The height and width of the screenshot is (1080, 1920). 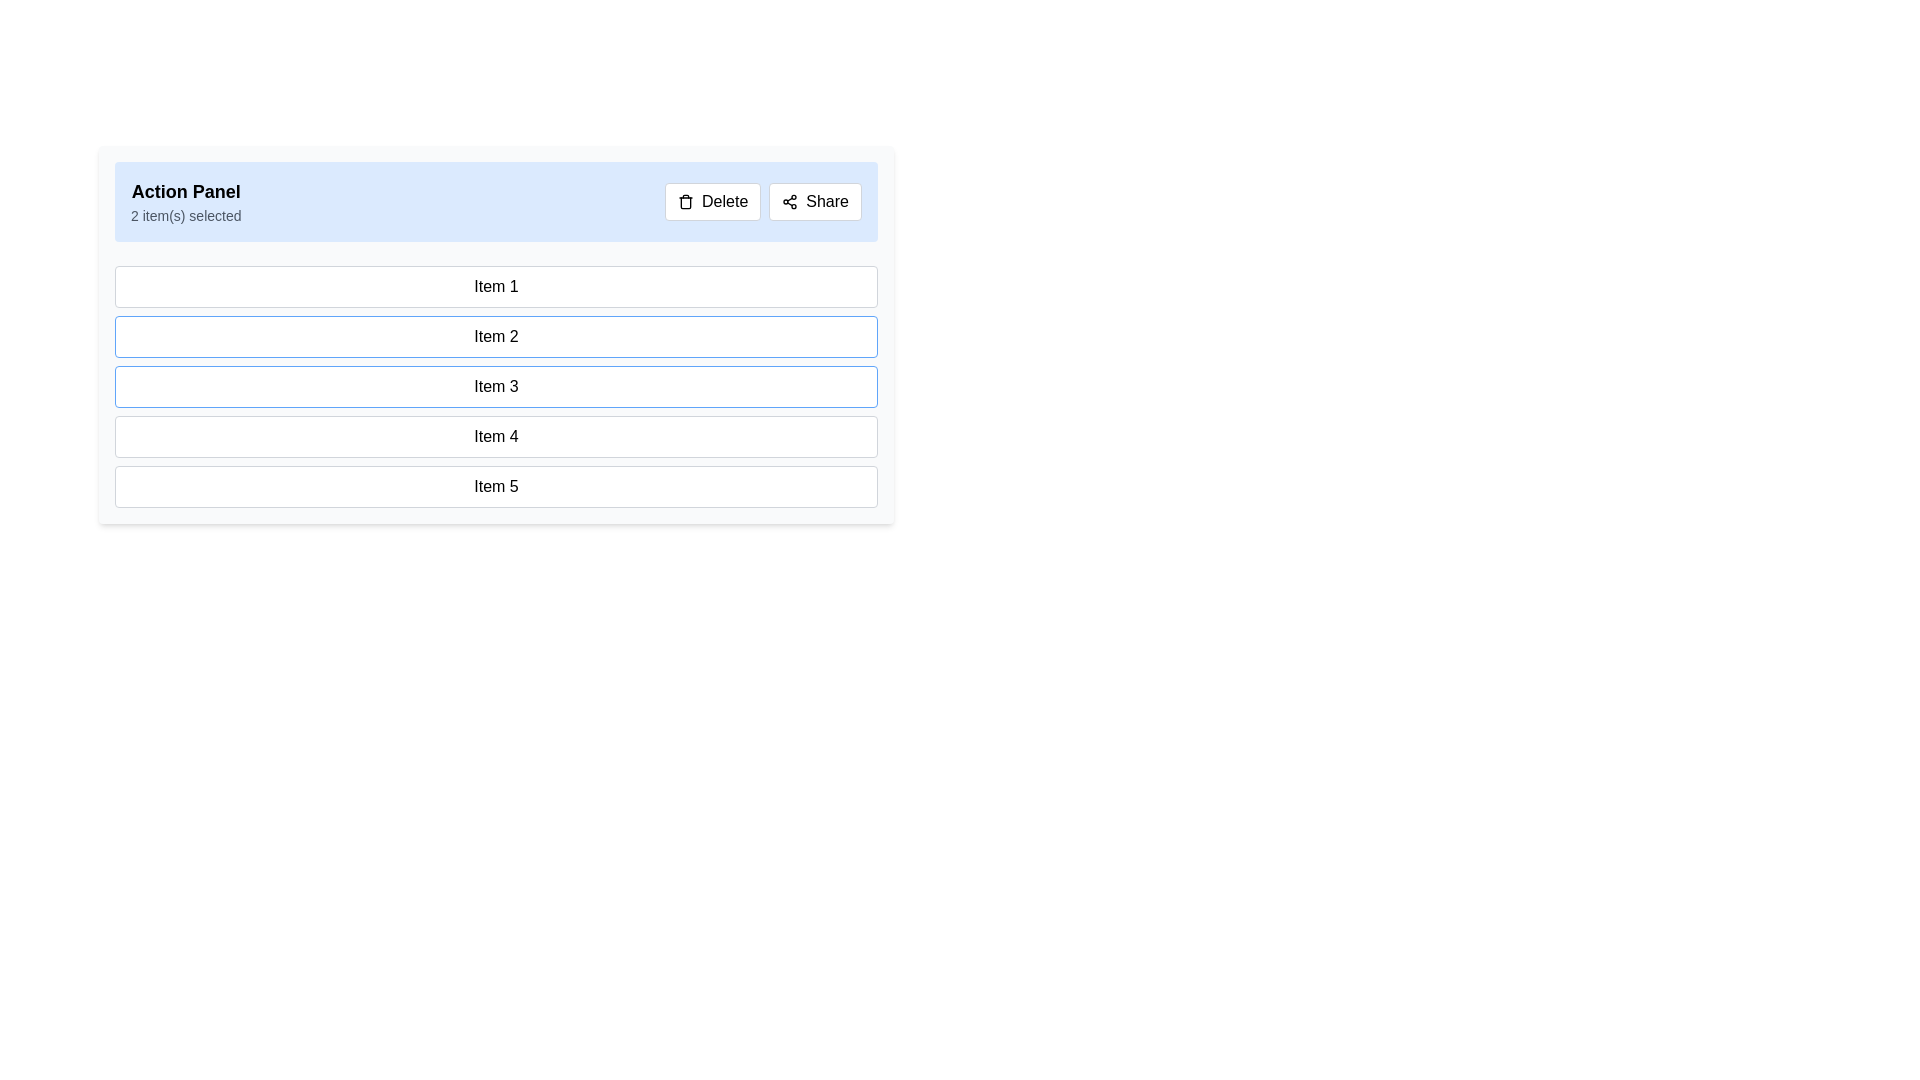 I want to click on the fourth selectable list item, so click(x=496, y=435).